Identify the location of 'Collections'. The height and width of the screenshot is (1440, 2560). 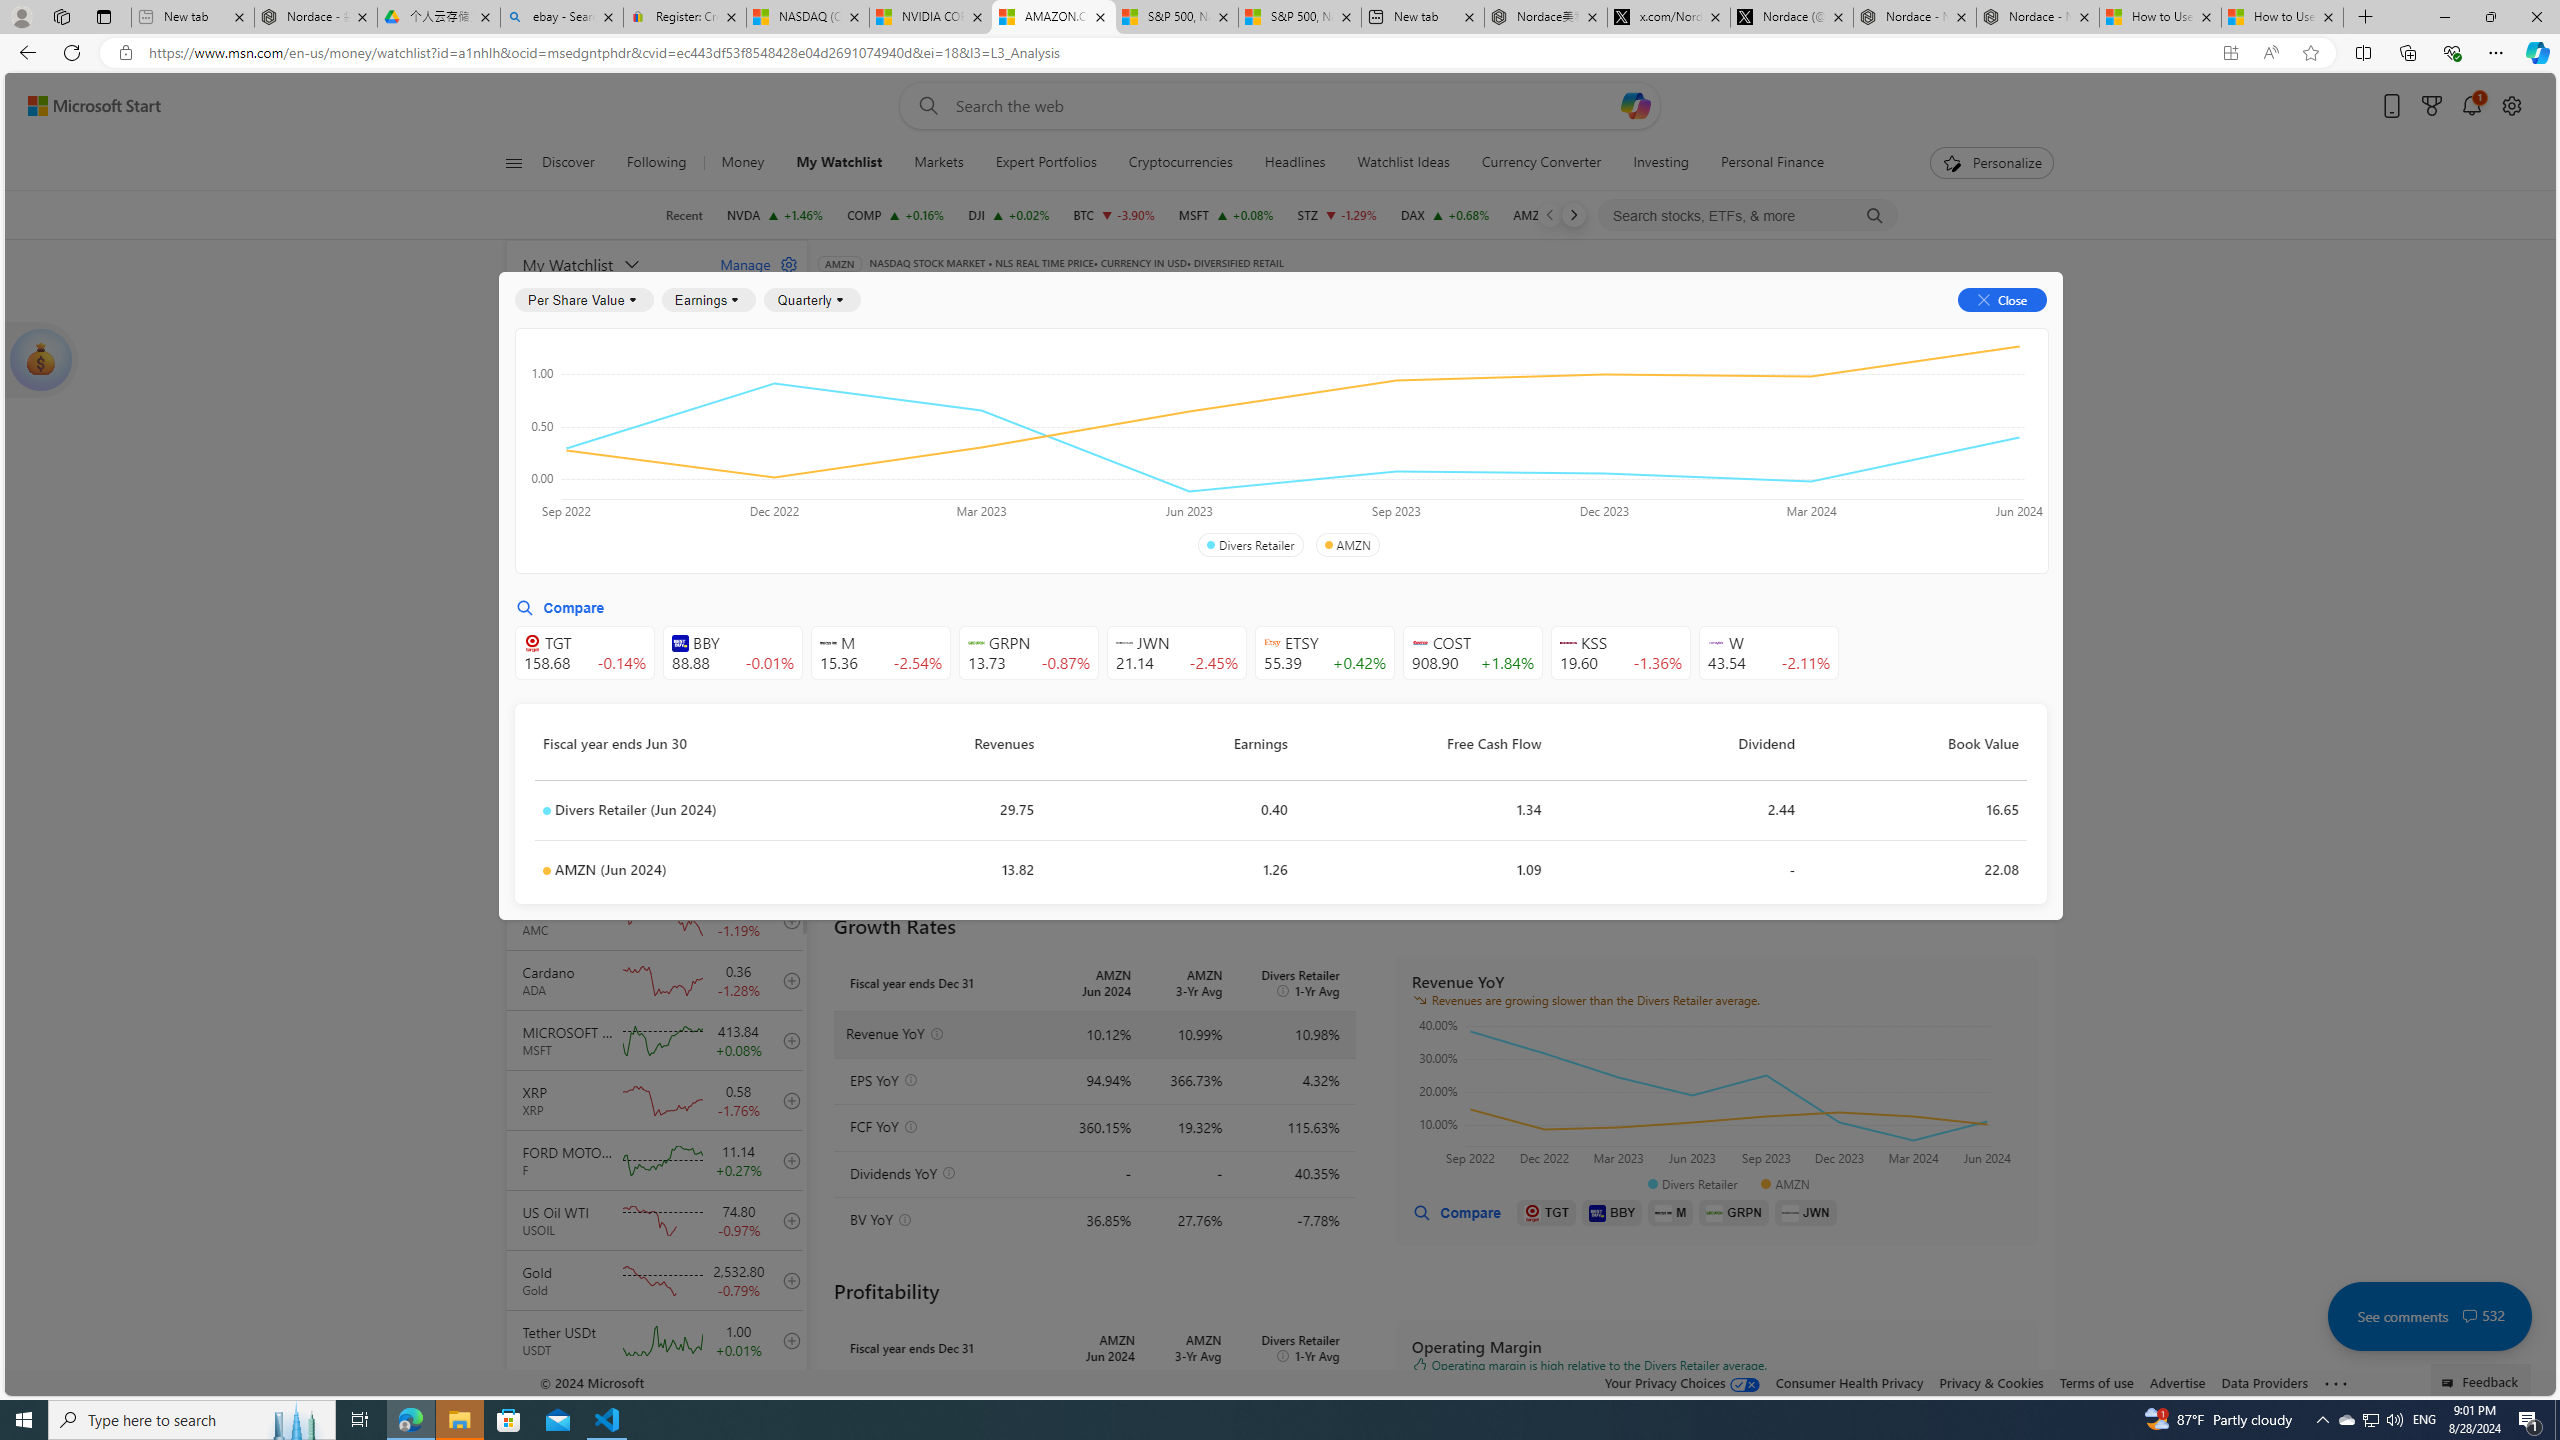
(2406, 51).